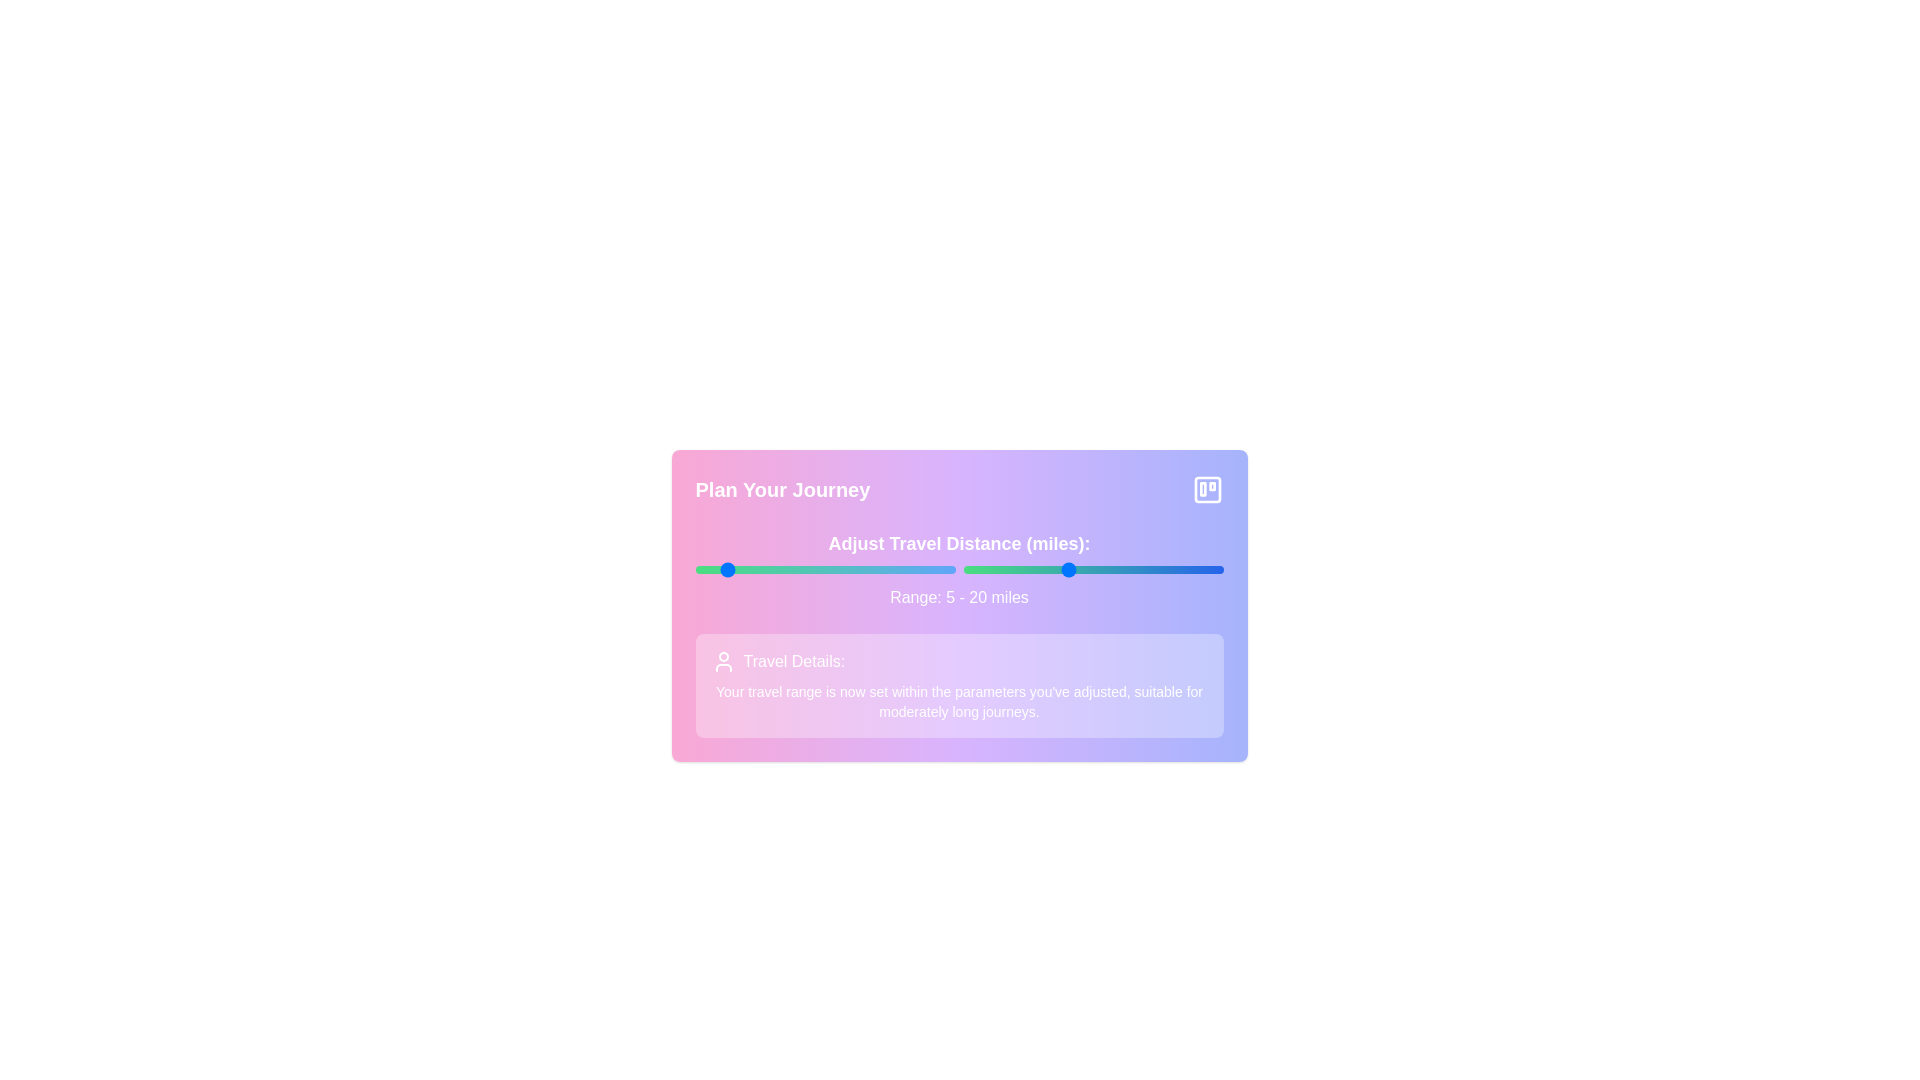 The image size is (1920, 1080). Describe the element at coordinates (1056, 570) in the screenshot. I see `the travel distance` at that location.